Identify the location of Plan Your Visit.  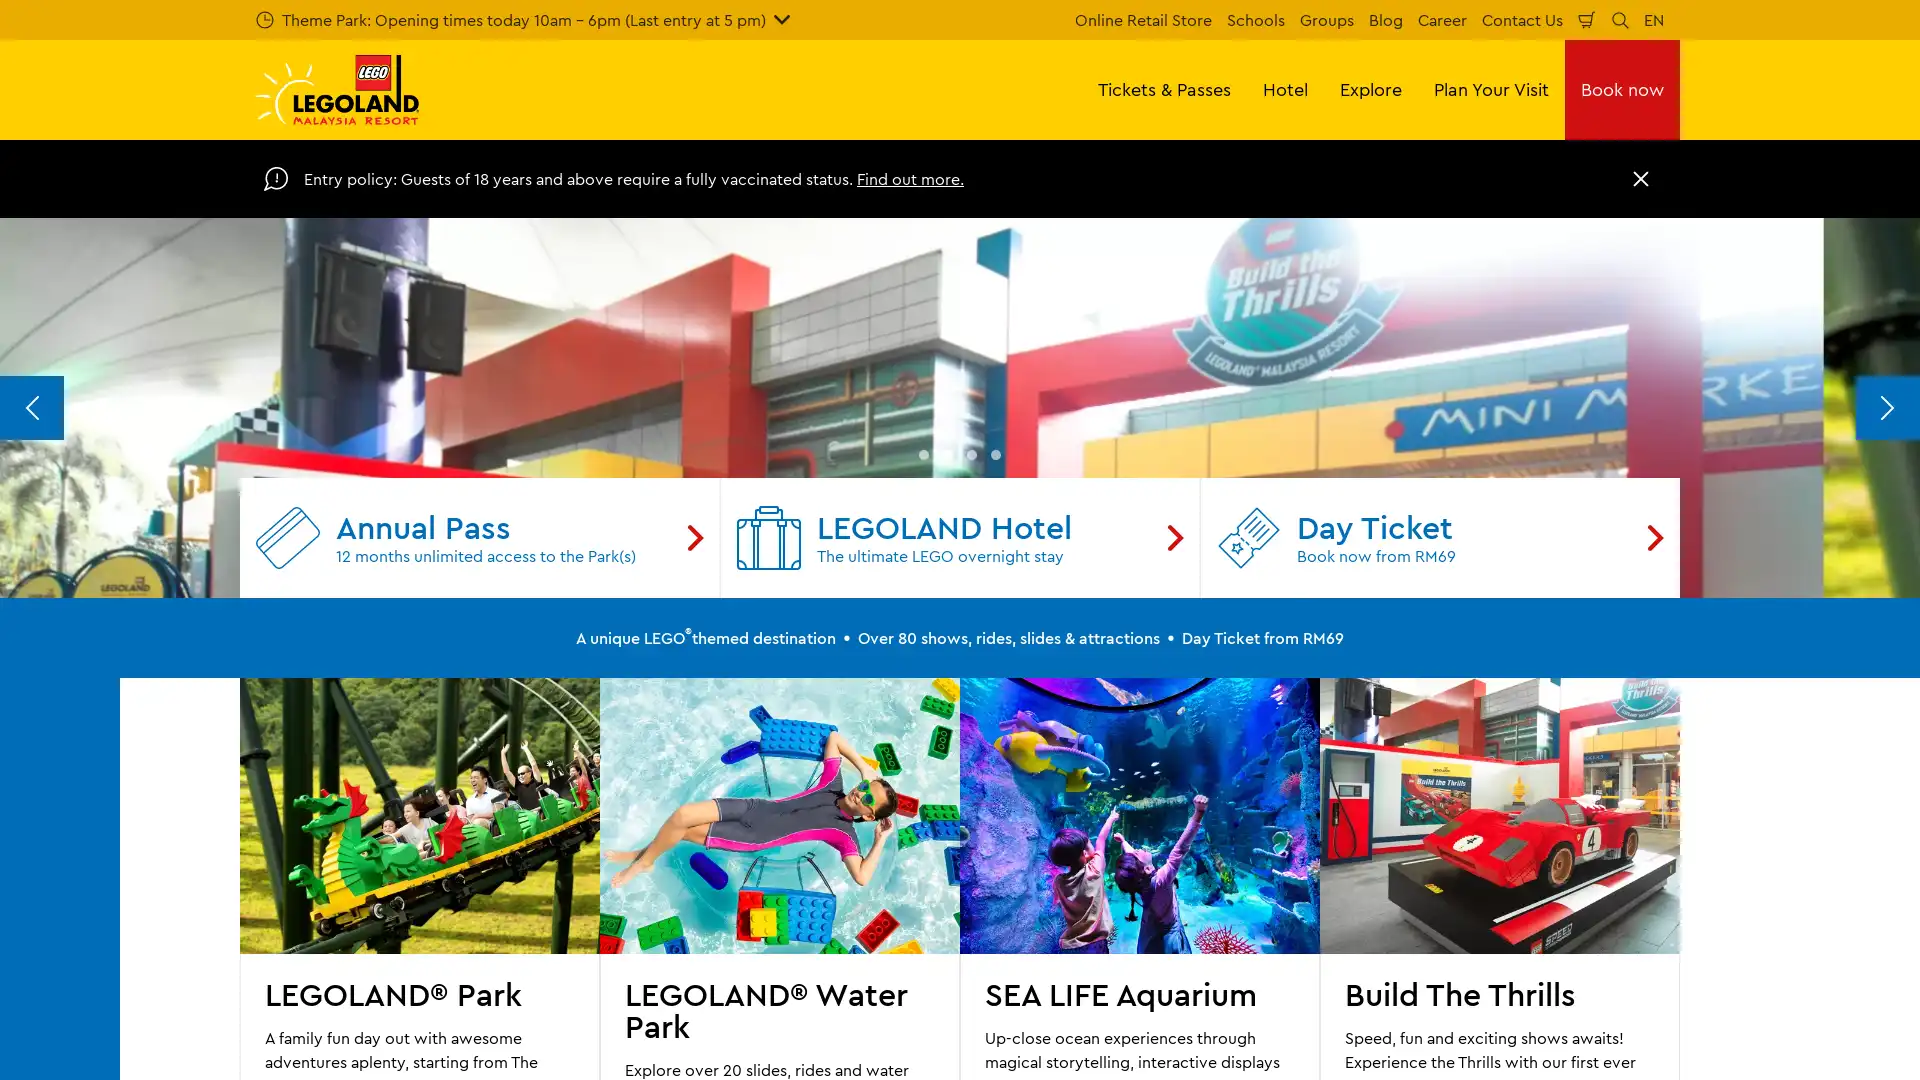
(1491, 88).